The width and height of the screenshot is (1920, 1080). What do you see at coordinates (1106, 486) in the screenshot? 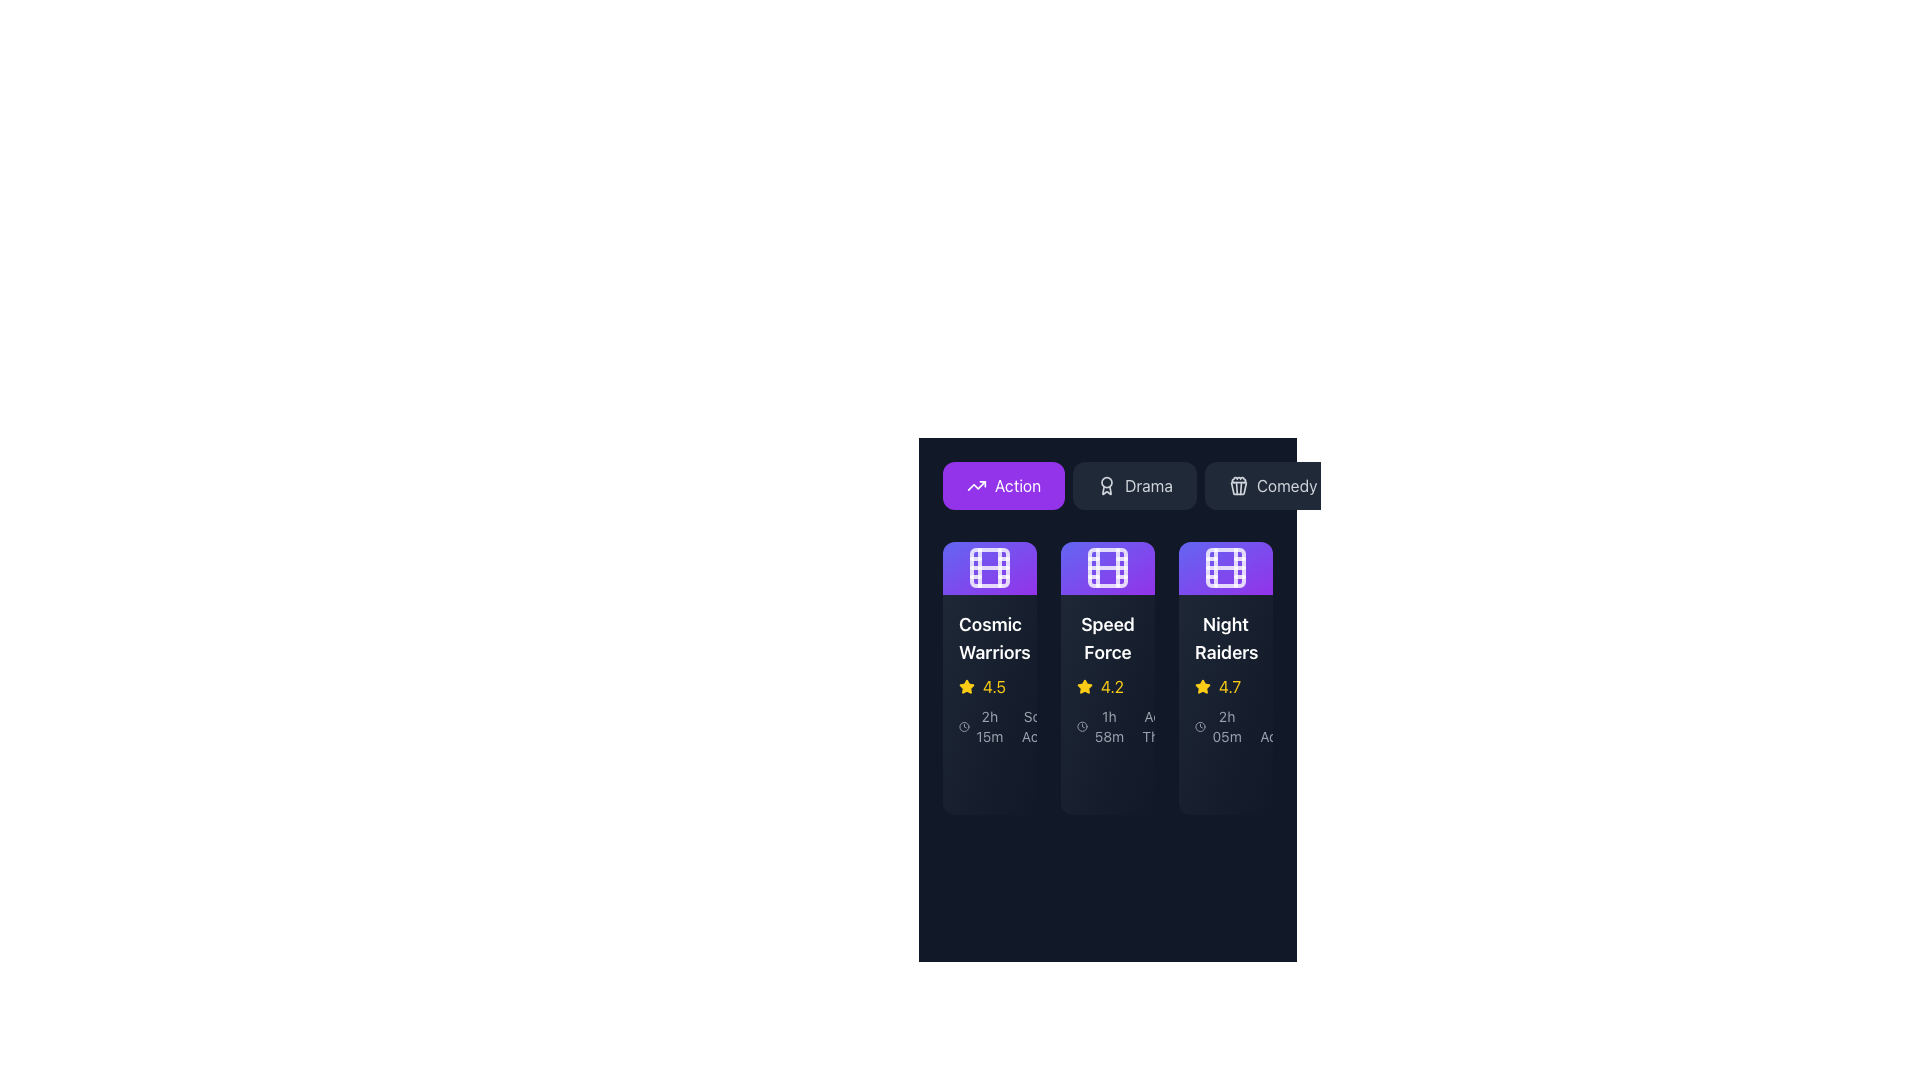
I see `the award or badge icon representing the 'Drama' category, which is the second icon among its sibling category buttons at the top of the user interface` at bounding box center [1106, 486].